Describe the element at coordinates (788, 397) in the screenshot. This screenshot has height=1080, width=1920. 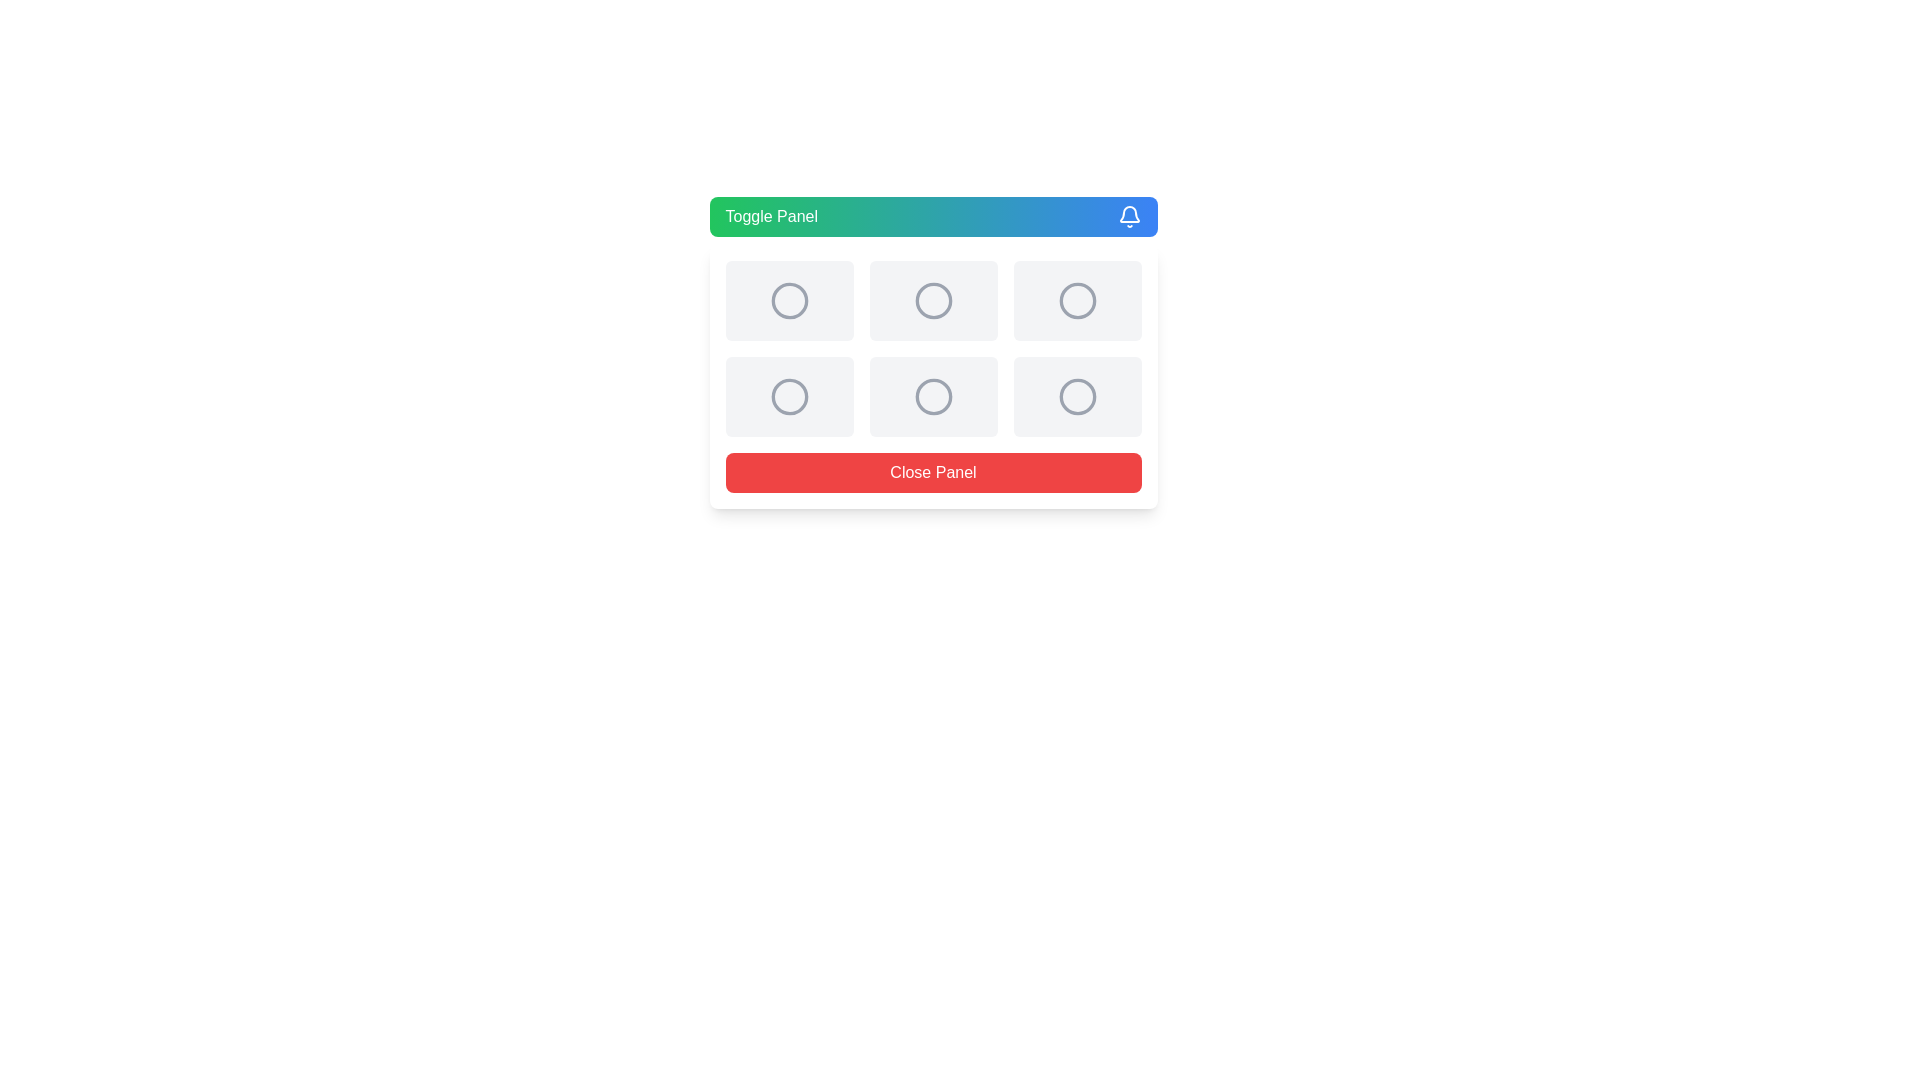
I see `the gray circular icon with a hollow center and thin outline located in the second row, first column of the grid layout` at that location.